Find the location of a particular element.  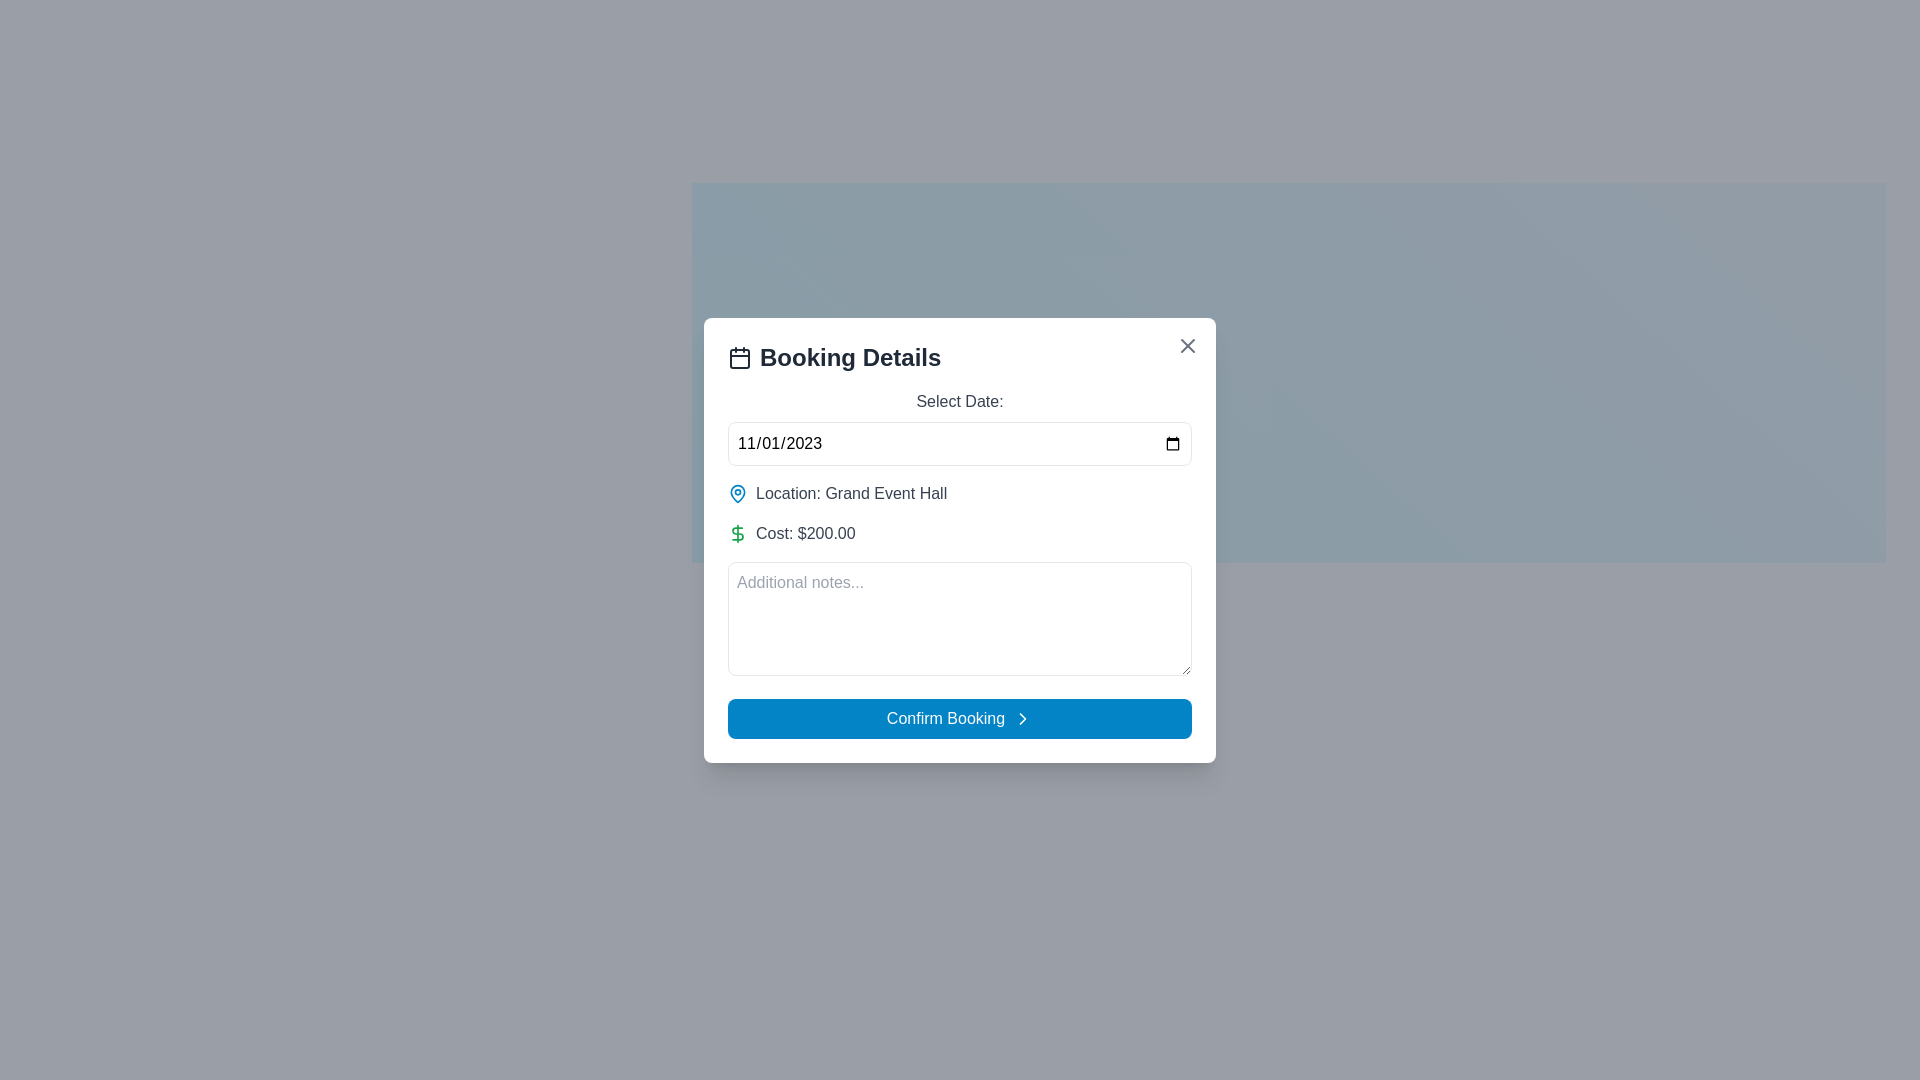

the right-pointing chevron icon located within the blue button labeled 'Confirm Booking' at the bottom of the modal is located at coordinates (1023, 717).